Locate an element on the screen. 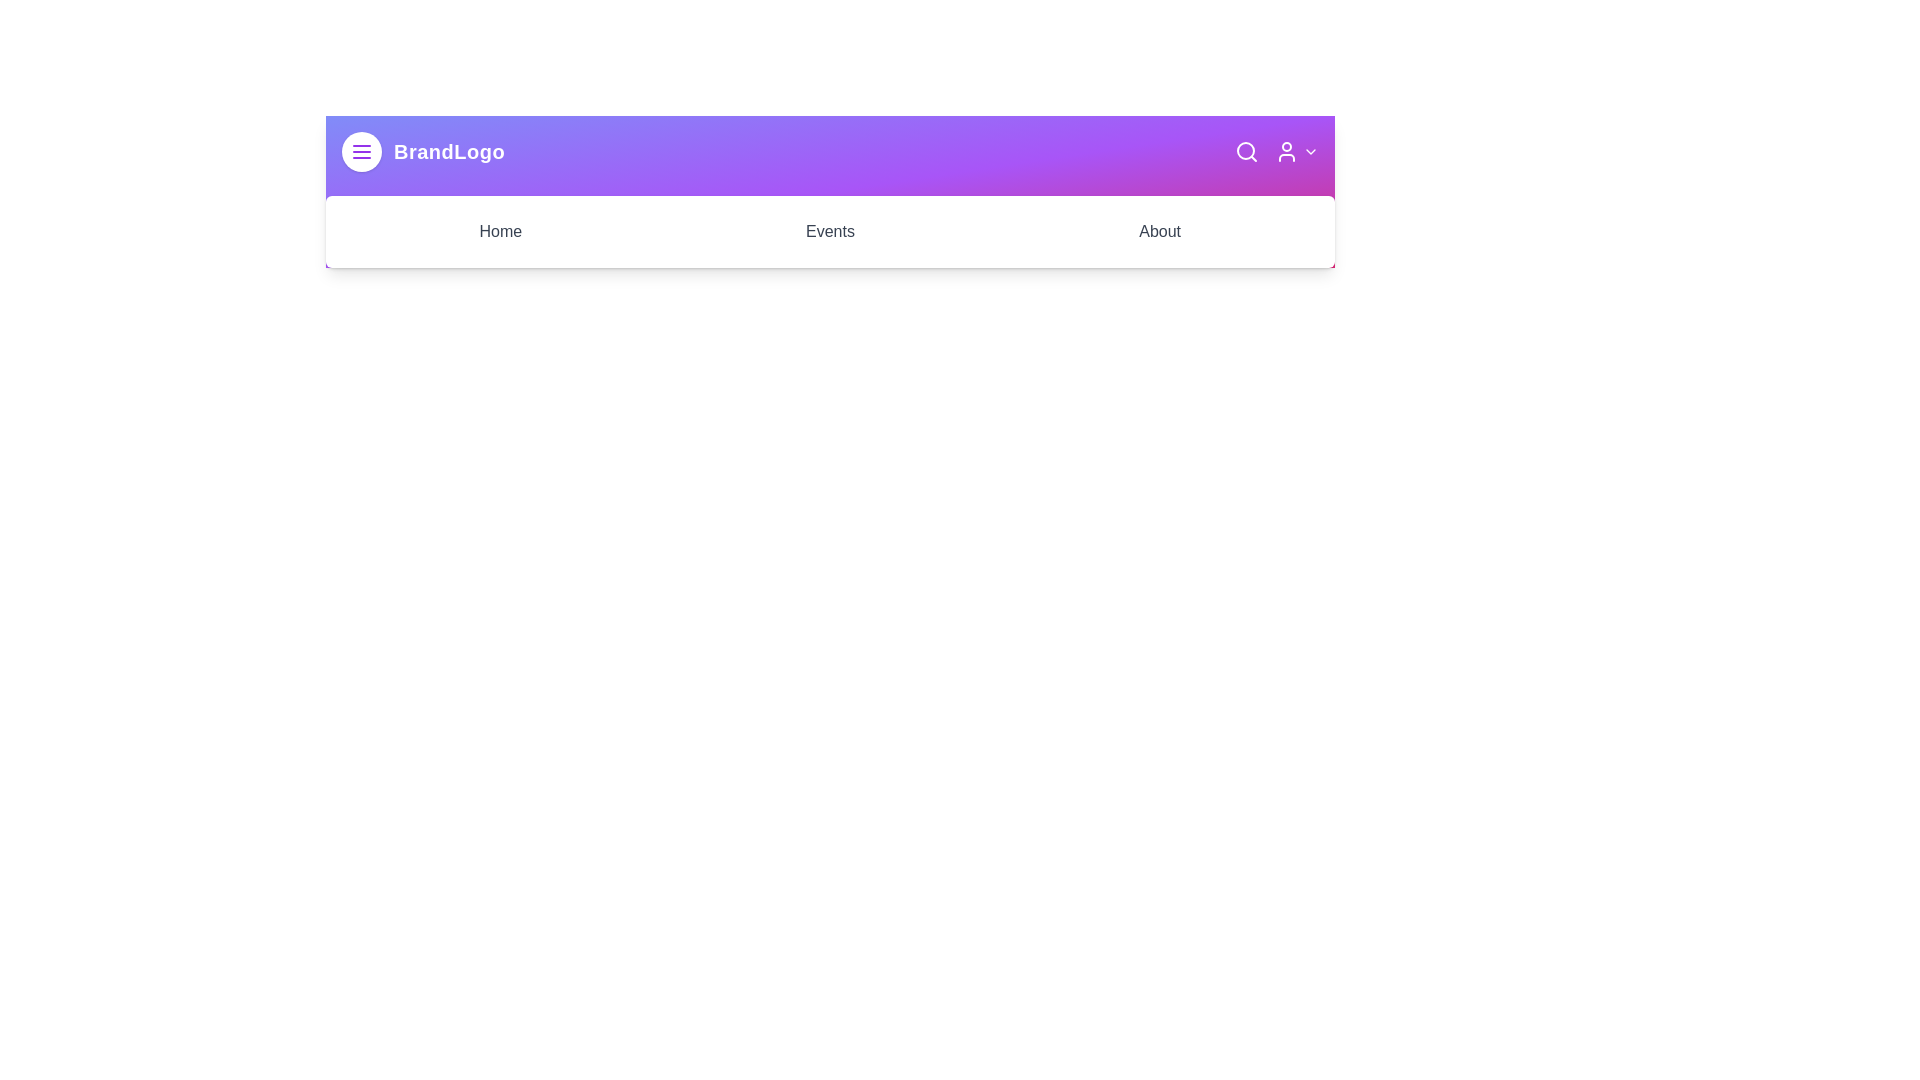 This screenshot has height=1080, width=1920. the 'Events' section to navigate to it is located at coordinates (830, 230).